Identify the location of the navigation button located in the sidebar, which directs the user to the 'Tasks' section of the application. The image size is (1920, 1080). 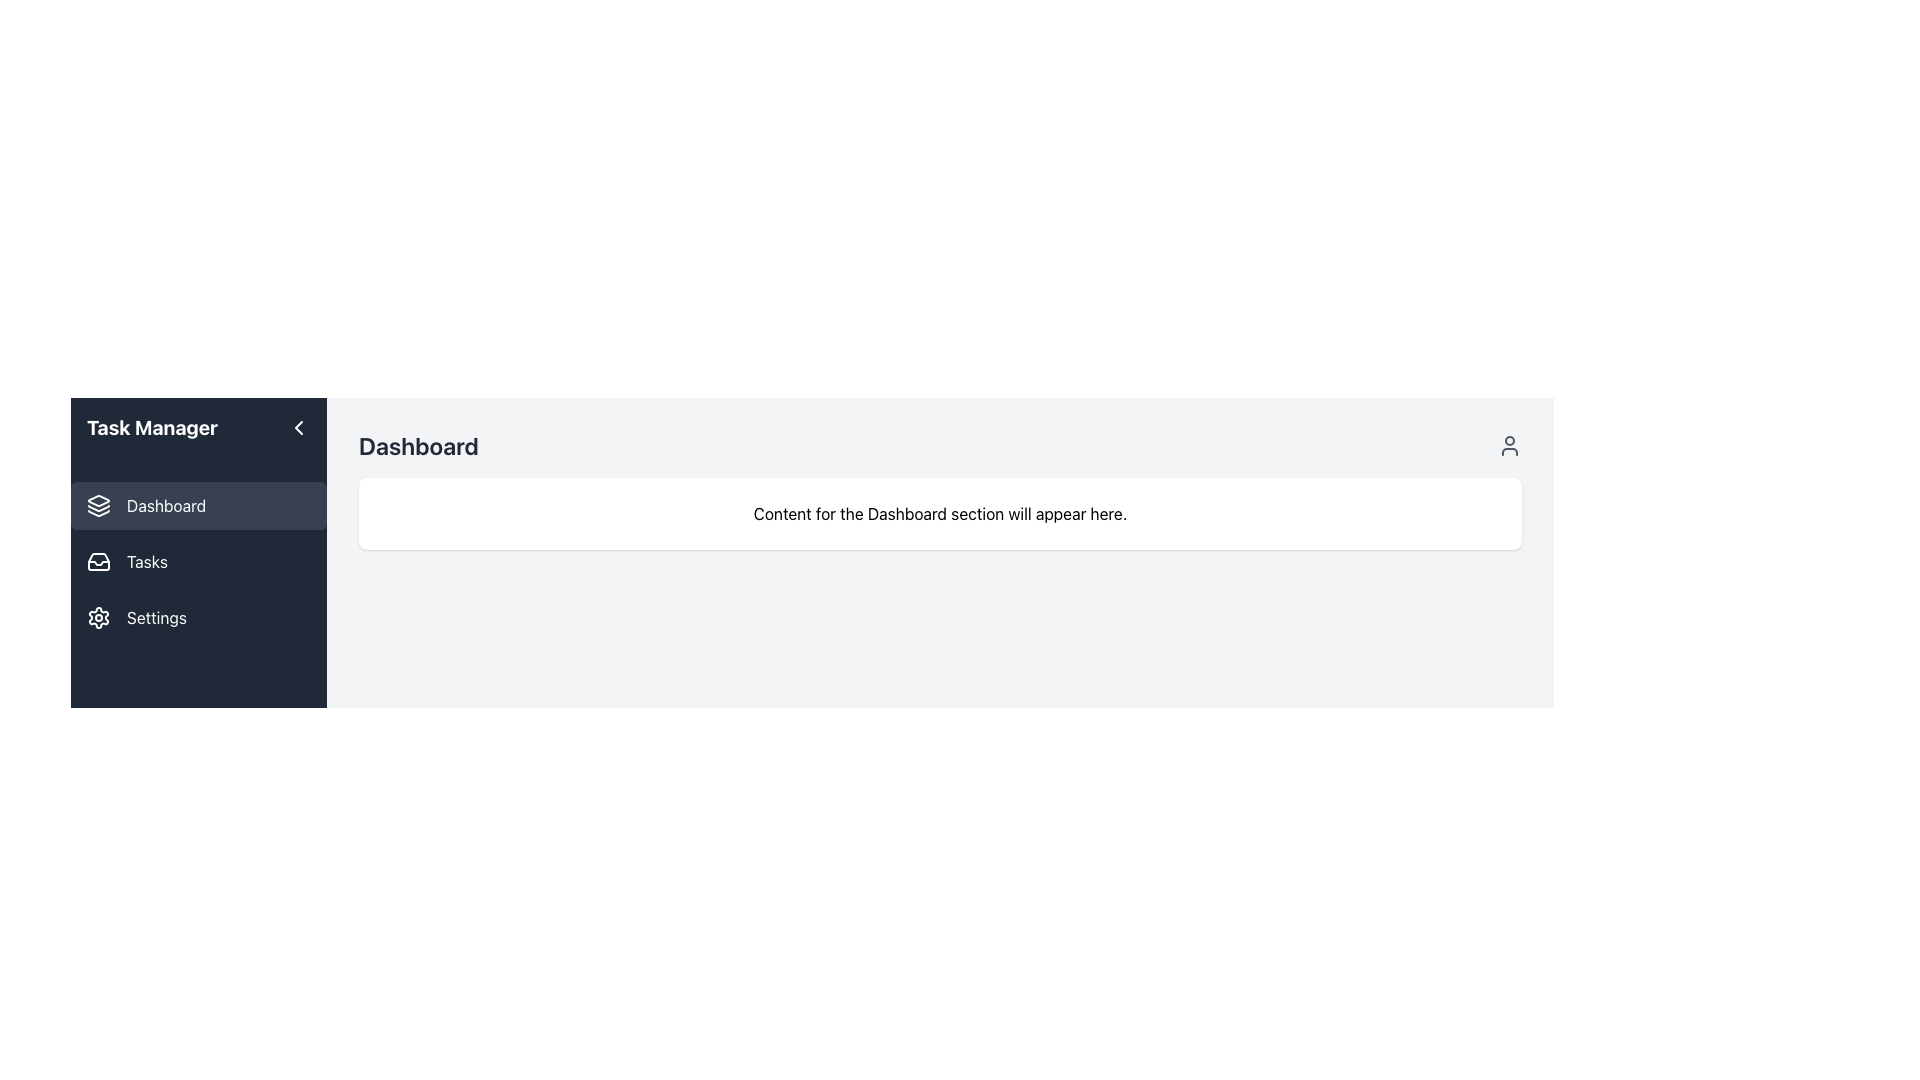
(198, 562).